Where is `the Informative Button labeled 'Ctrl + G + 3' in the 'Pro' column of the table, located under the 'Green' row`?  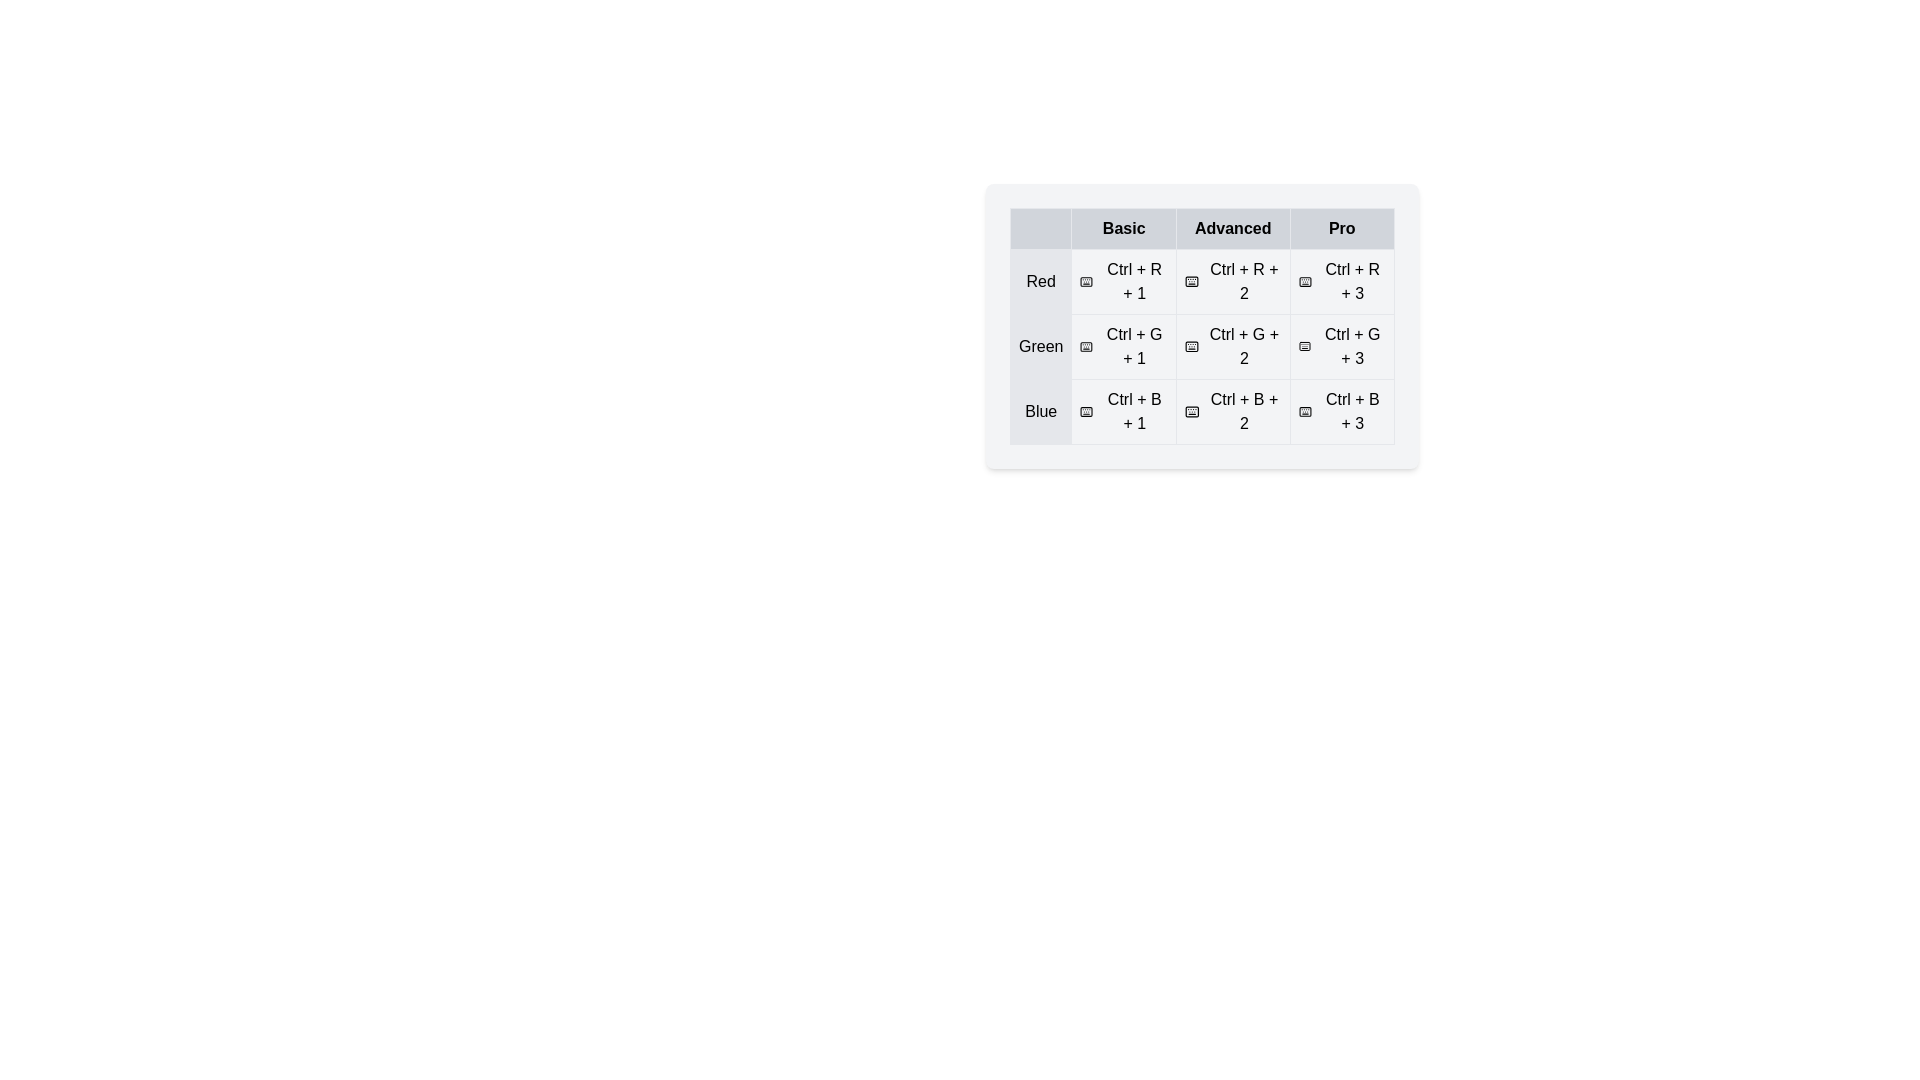
the Informative Button labeled 'Ctrl + G + 3' in the 'Pro' column of the table, located under the 'Green' row is located at coordinates (1342, 346).